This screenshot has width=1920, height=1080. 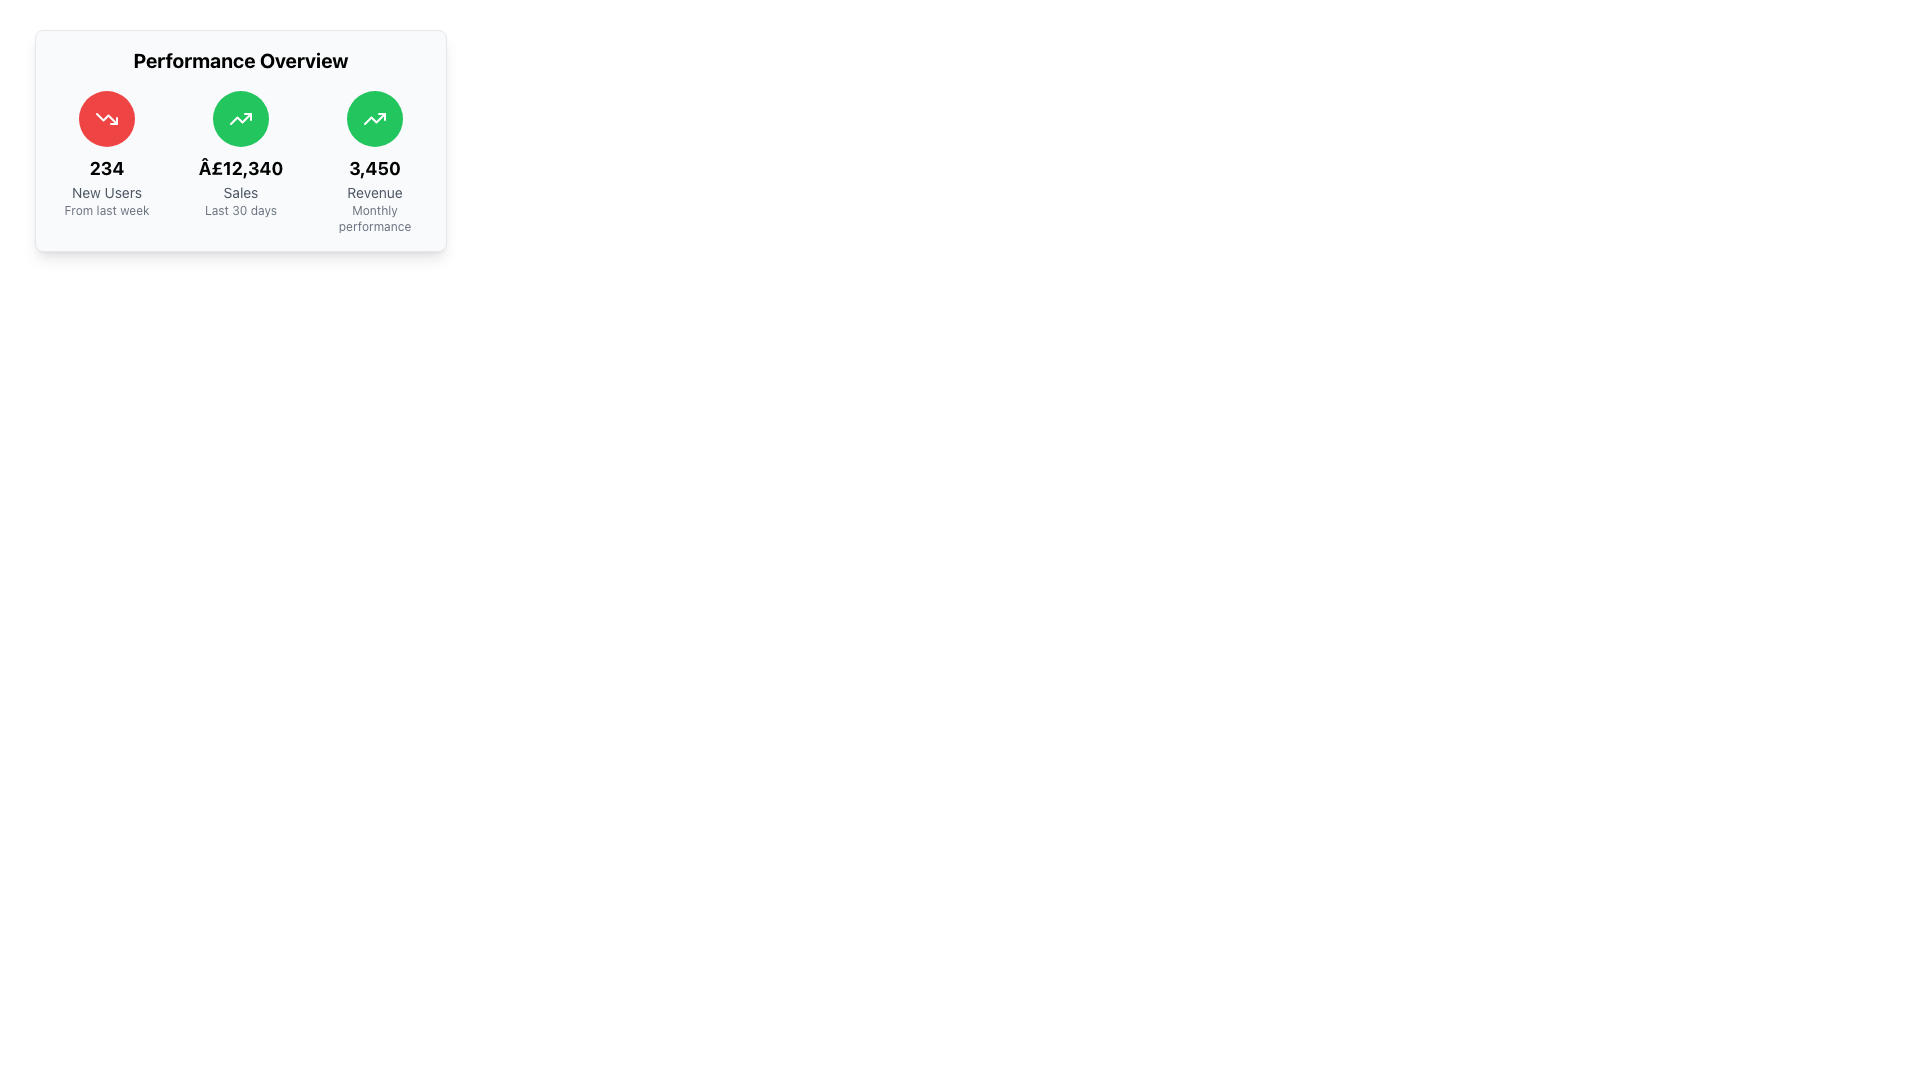 What do you see at coordinates (374, 192) in the screenshot?
I see `the Text Label that indicates 'Revenue', positioned below the bold number '3,450' within the summary card` at bounding box center [374, 192].